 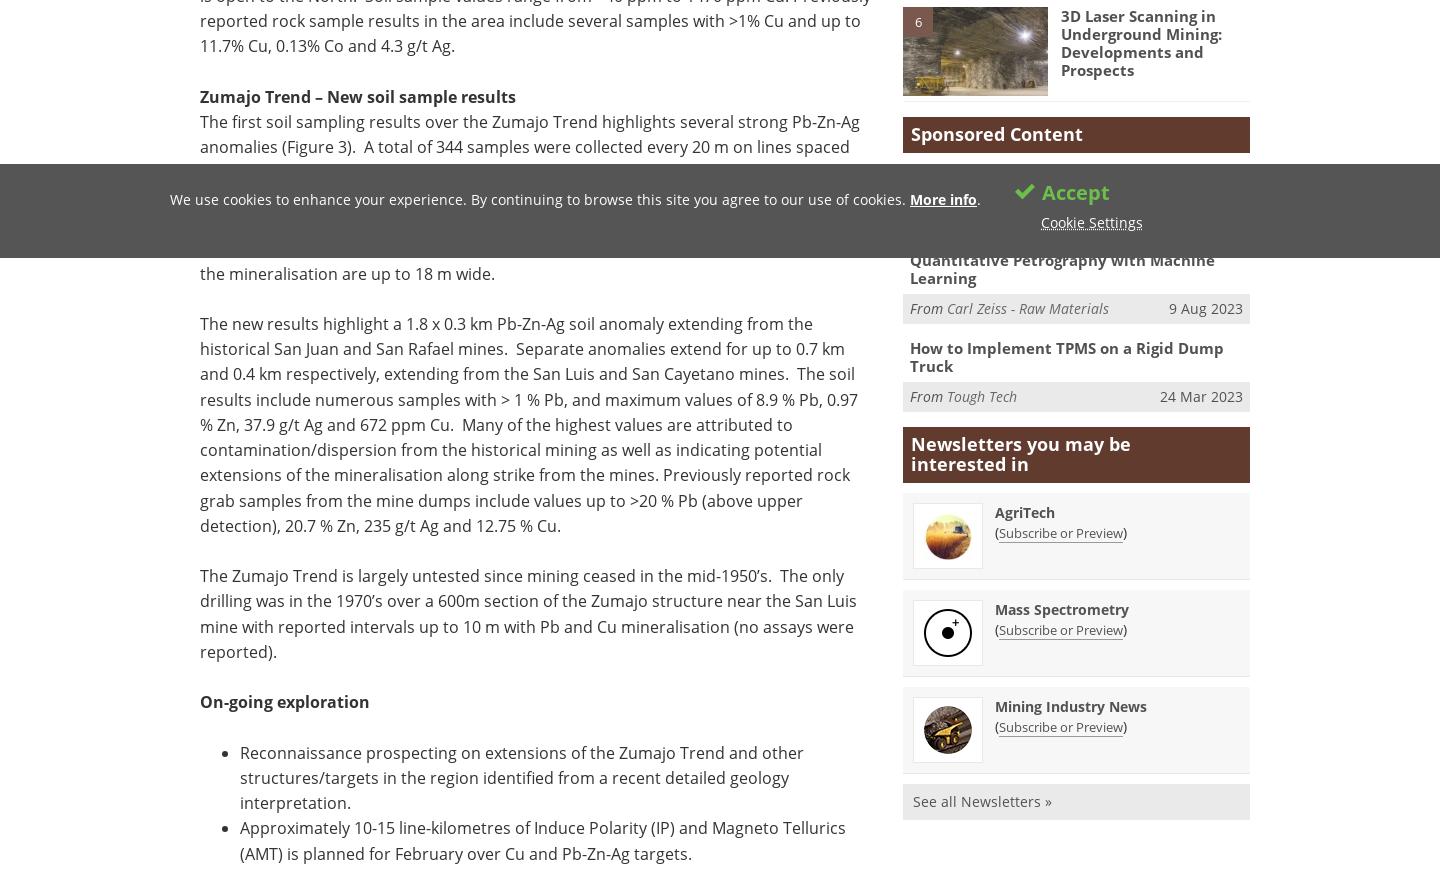 What do you see at coordinates (1066, 356) in the screenshot?
I see `'How to Implement TPMS on a Rigid Dump Truck'` at bounding box center [1066, 356].